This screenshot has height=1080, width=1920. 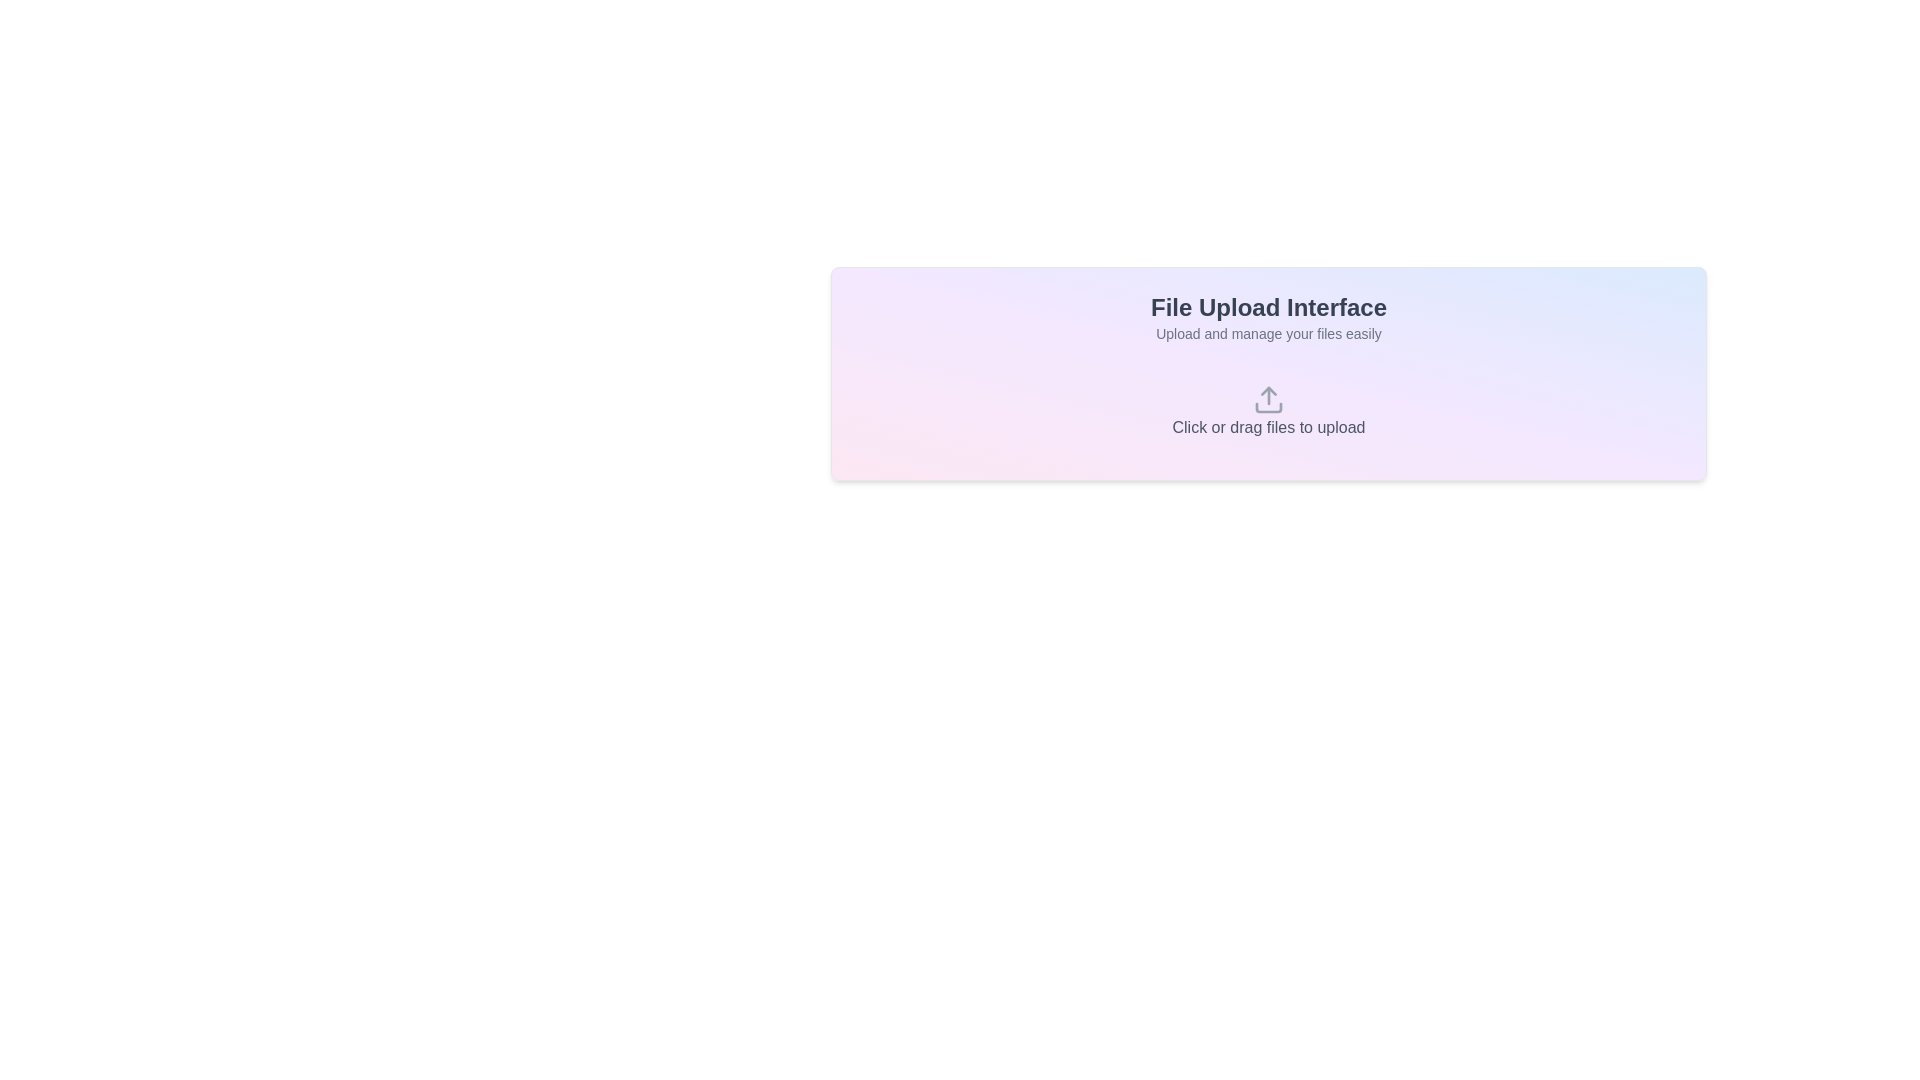 I want to click on the File upload area, so click(x=1267, y=411).